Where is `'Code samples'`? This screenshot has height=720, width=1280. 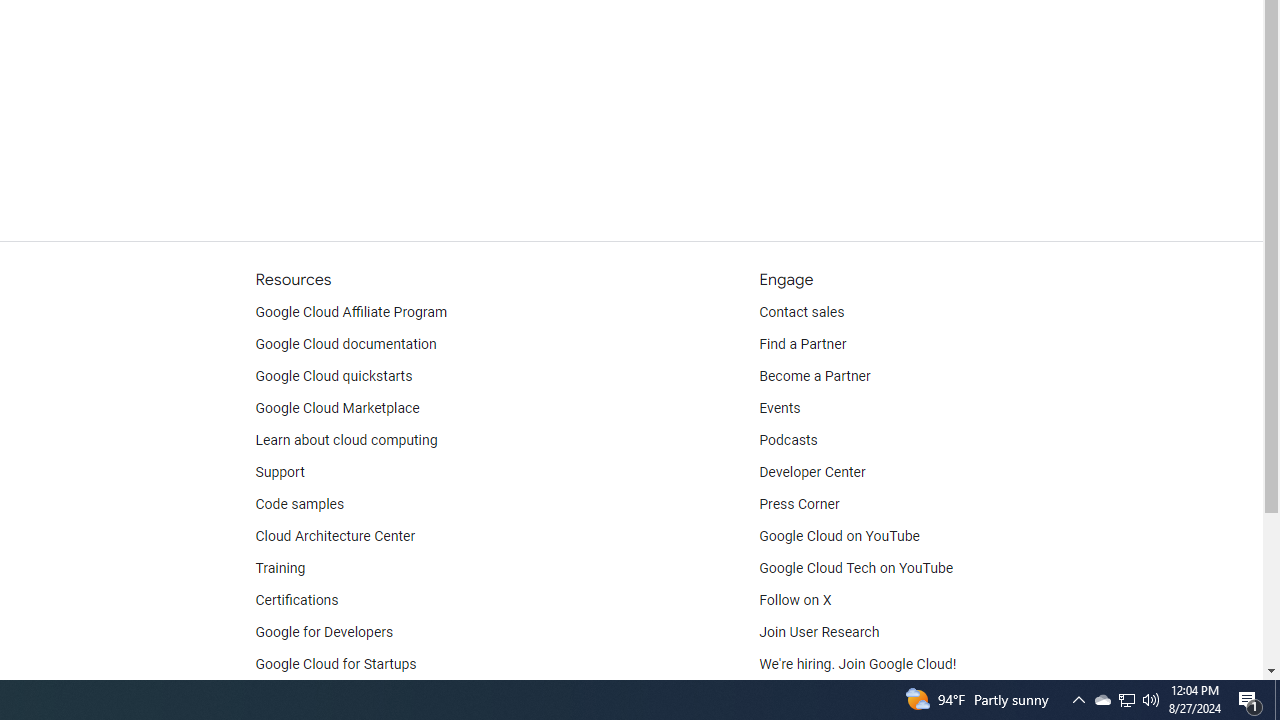 'Code samples' is located at coordinates (299, 504).